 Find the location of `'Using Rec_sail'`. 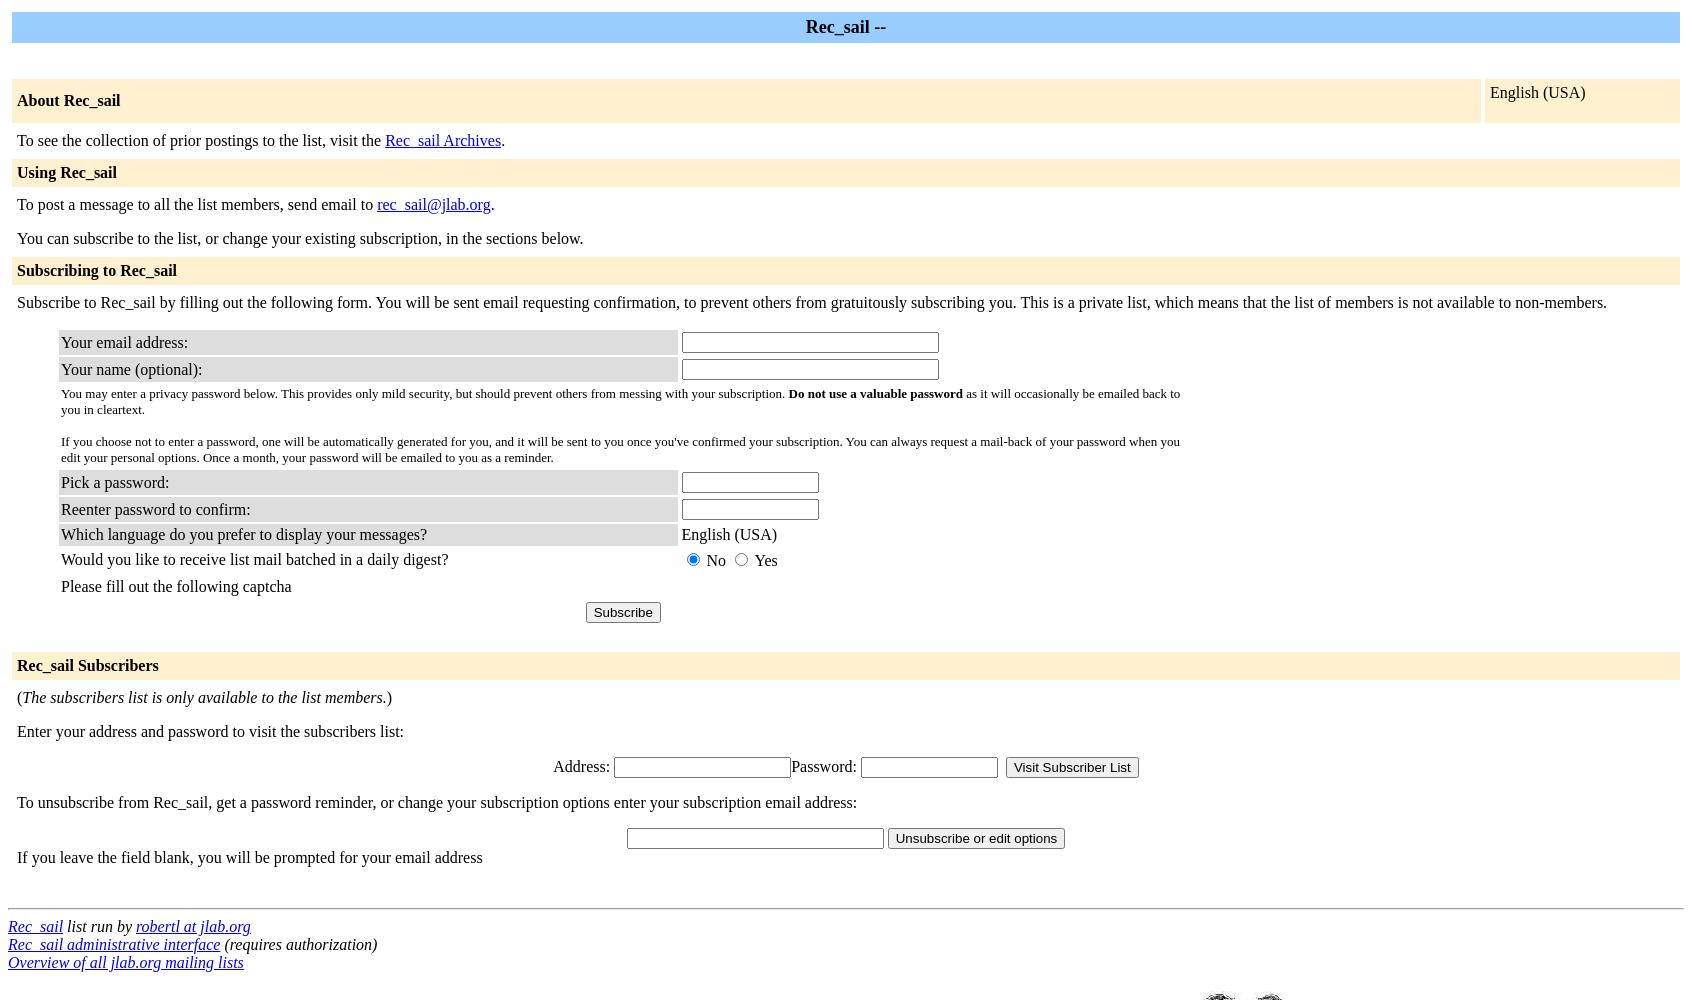

'Using Rec_sail' is located at coordinates (15, 172).